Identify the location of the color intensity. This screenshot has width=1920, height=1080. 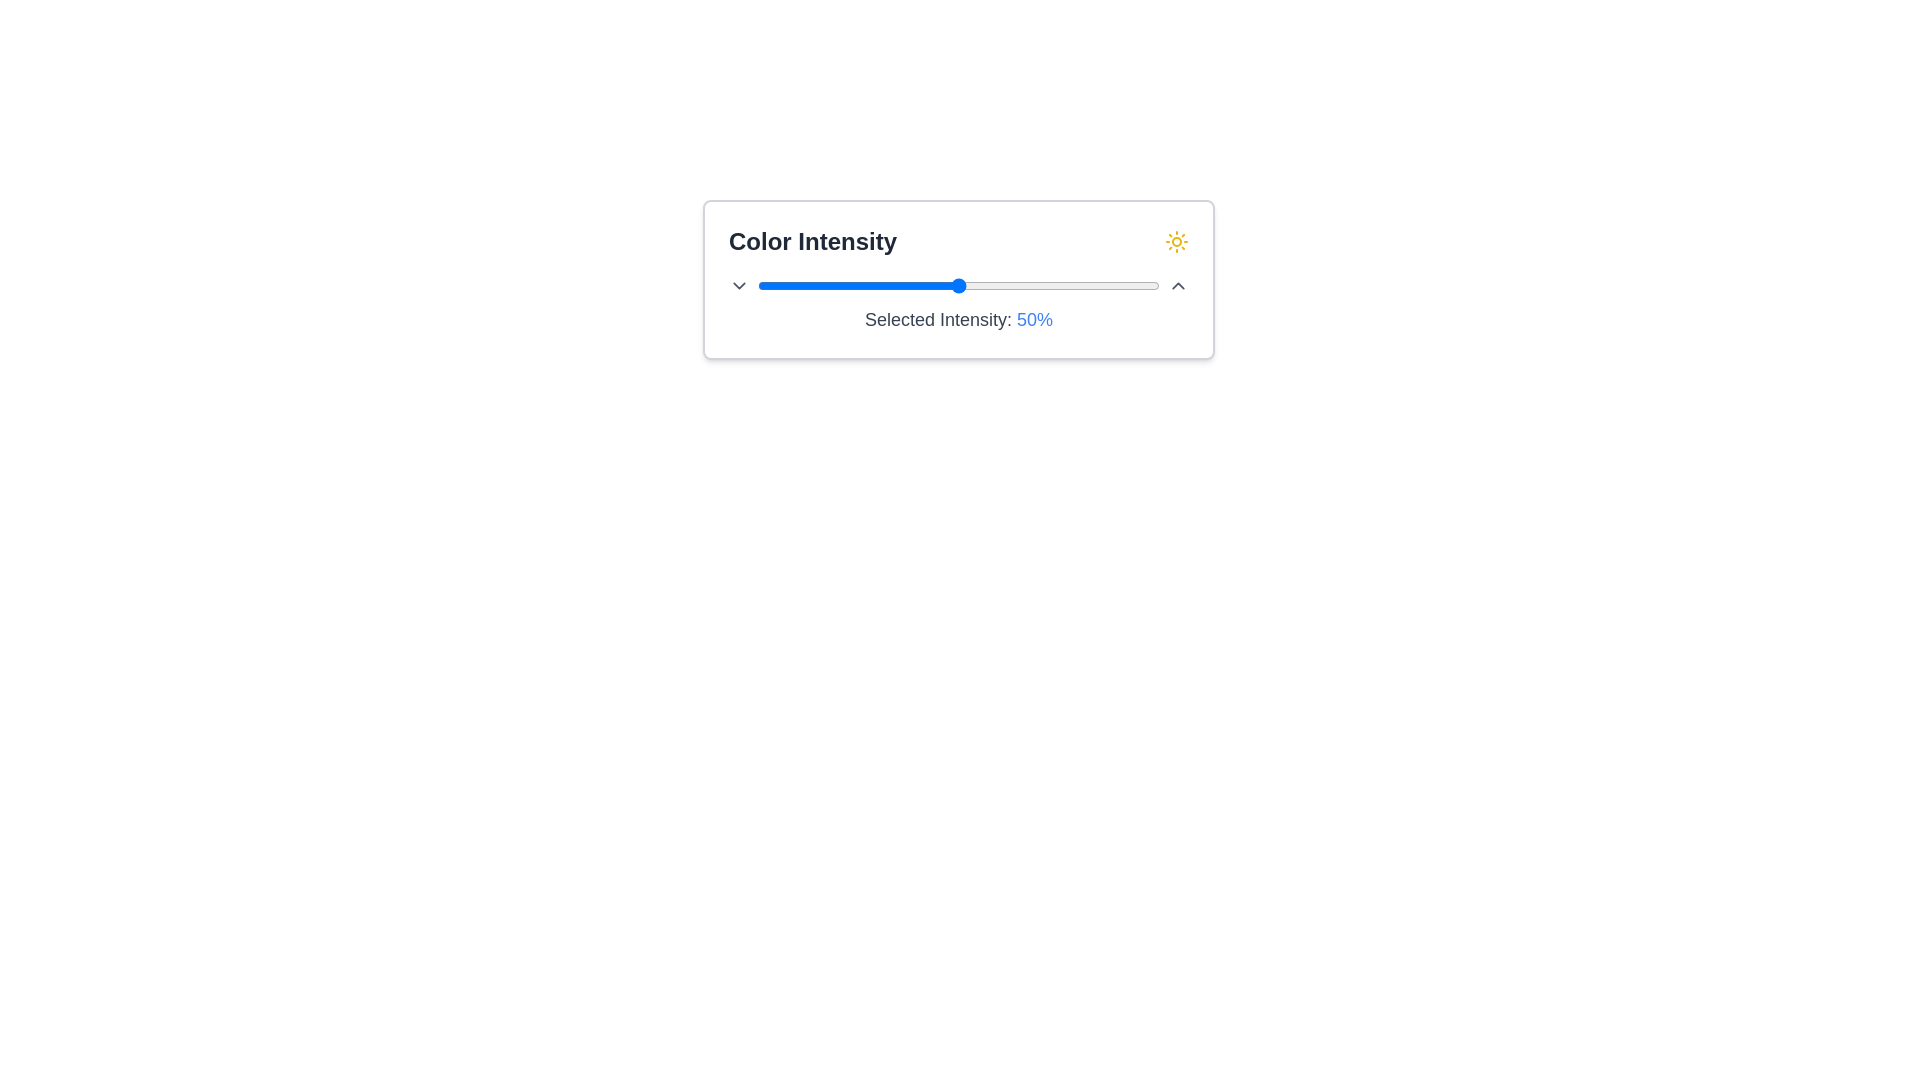
(1127, 285).